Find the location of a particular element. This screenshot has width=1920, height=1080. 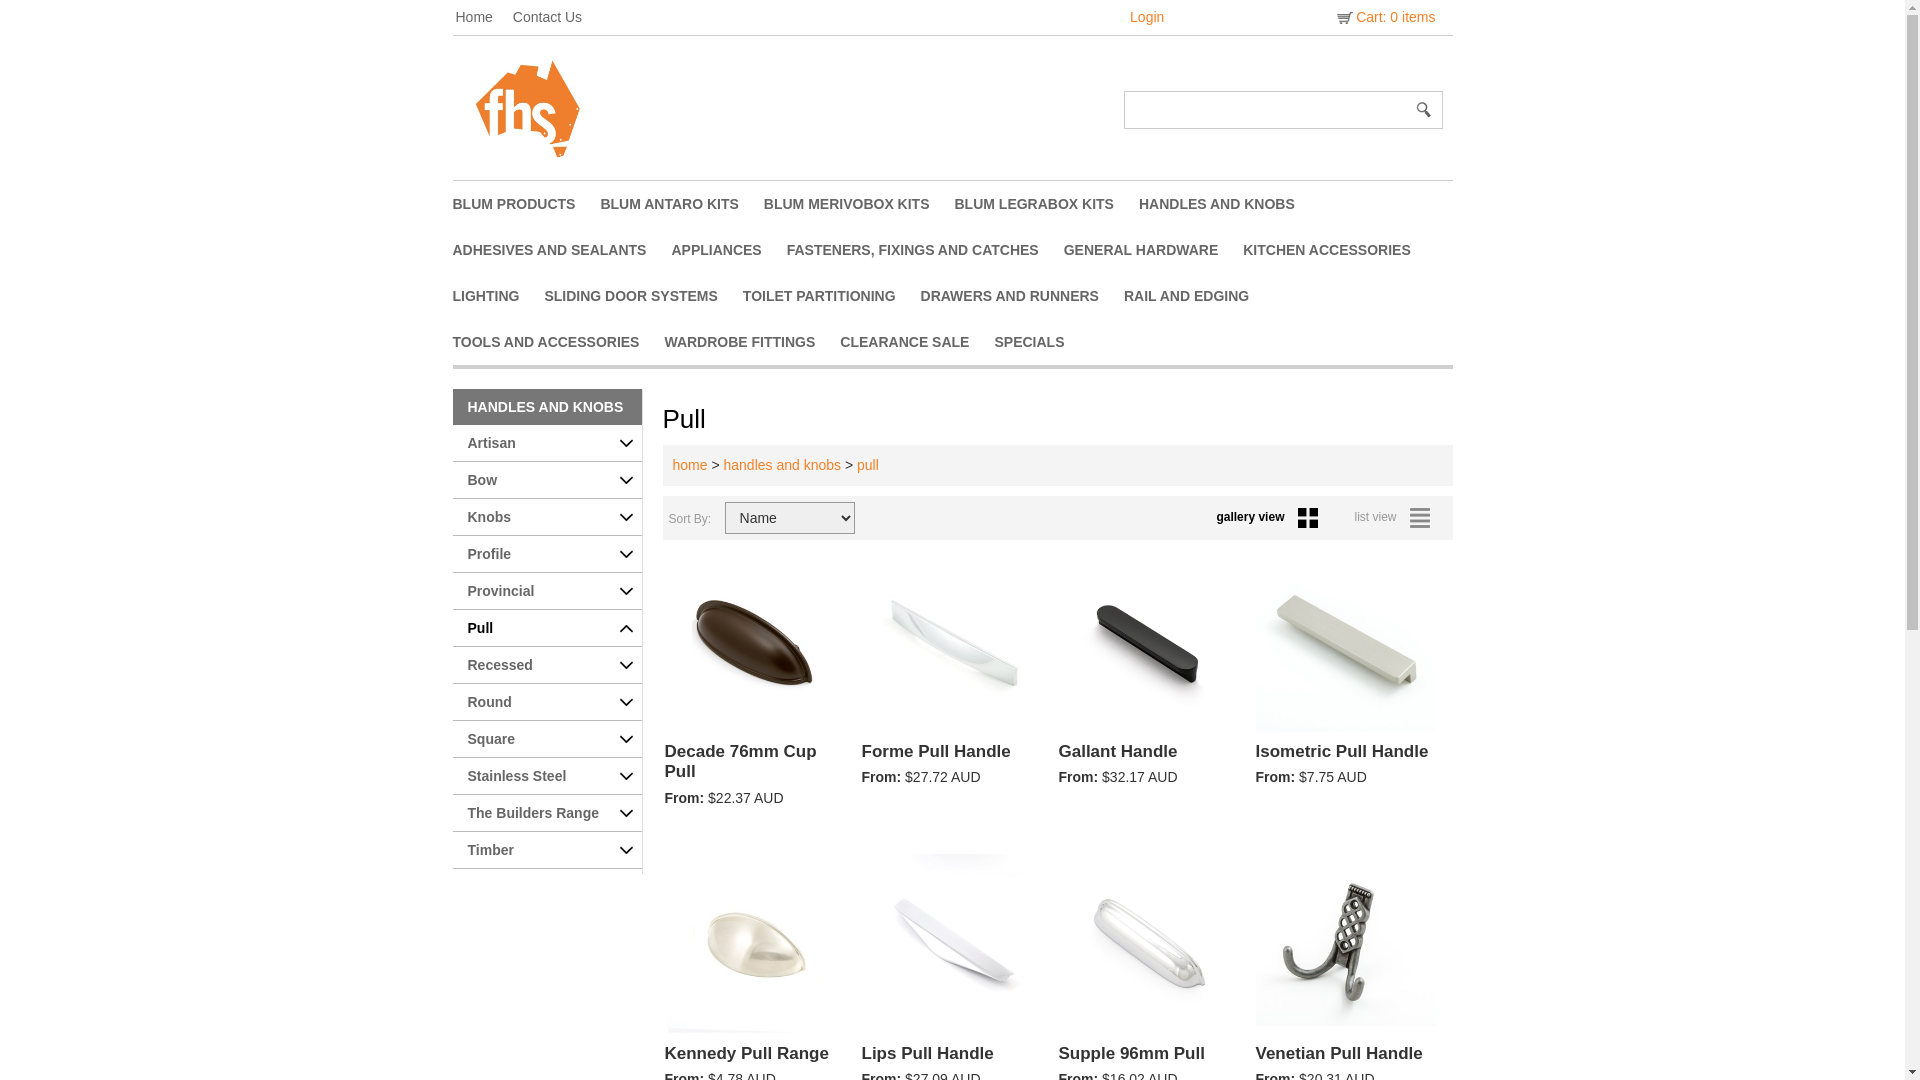

'Recessed' is located at coordinates (546, 665).